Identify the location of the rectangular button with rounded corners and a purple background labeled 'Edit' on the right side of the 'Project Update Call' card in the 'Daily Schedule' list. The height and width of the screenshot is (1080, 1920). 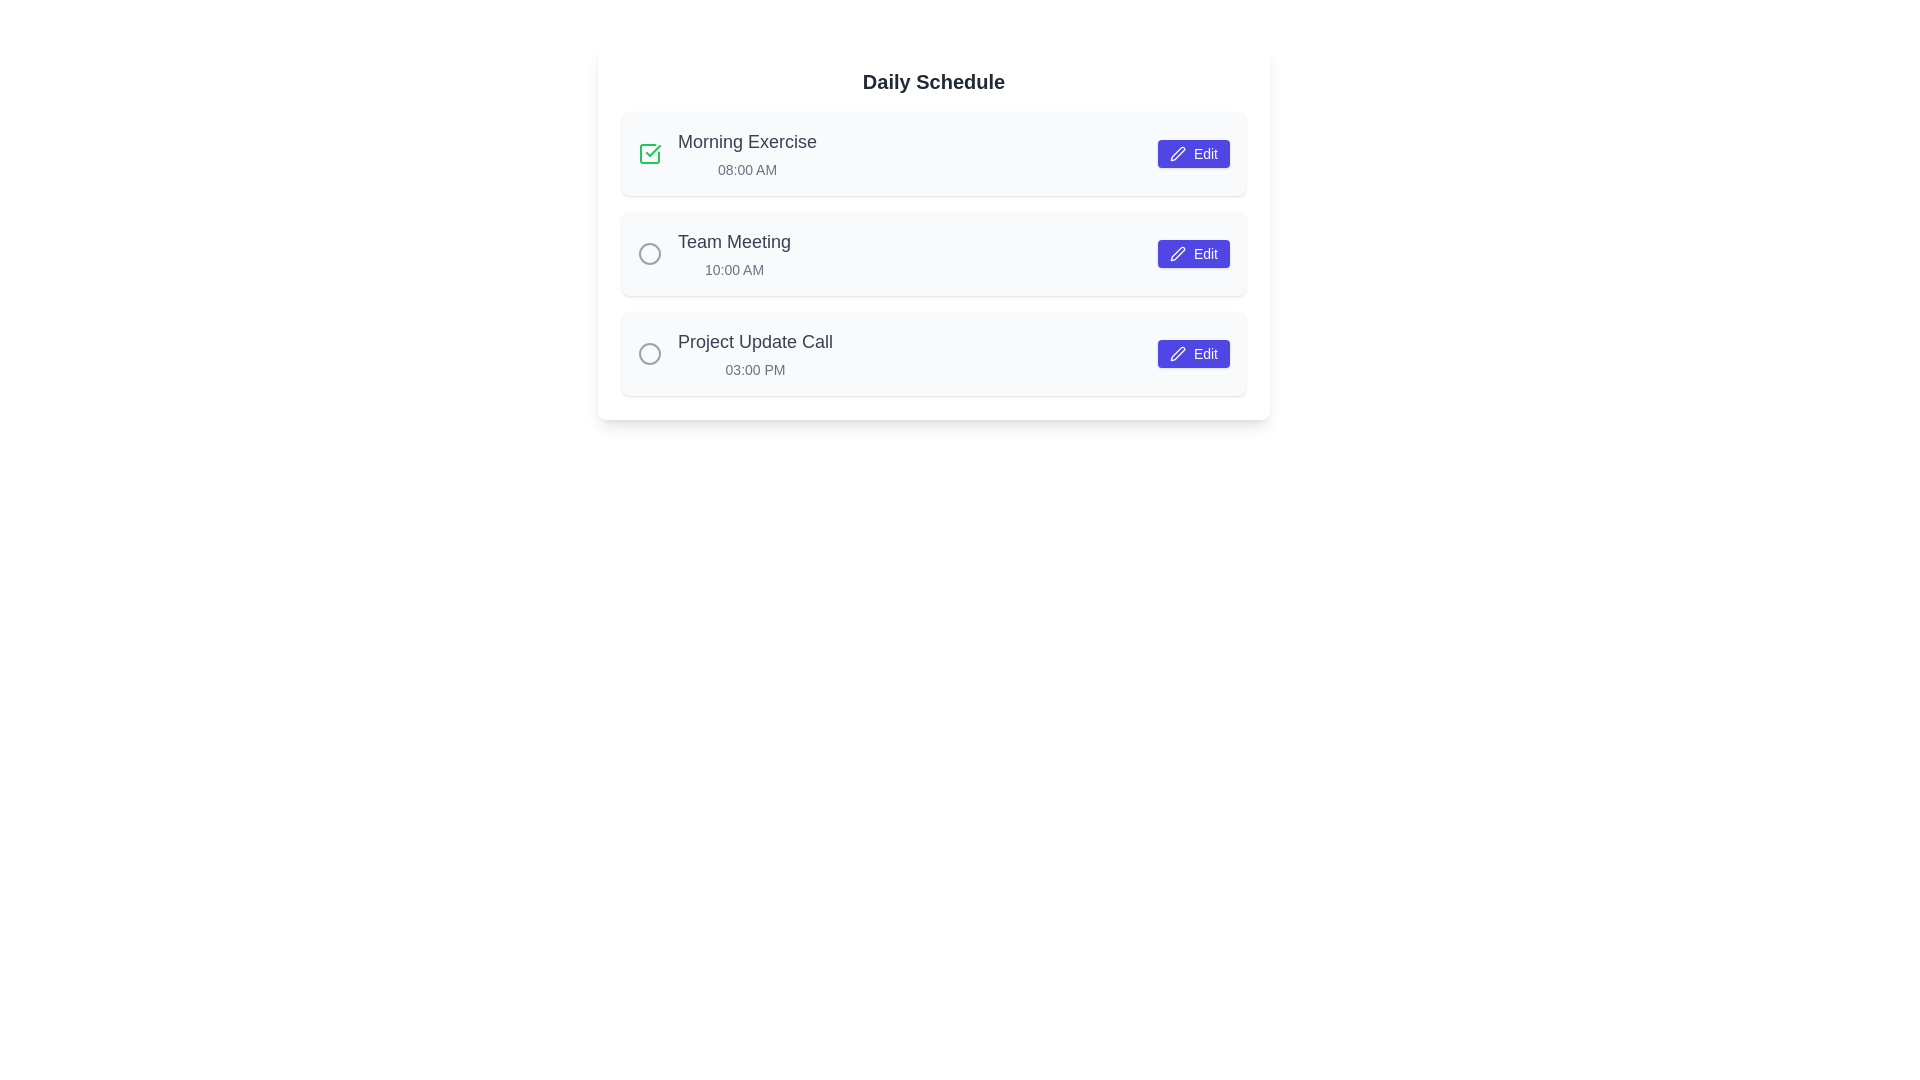
(1193, 353).